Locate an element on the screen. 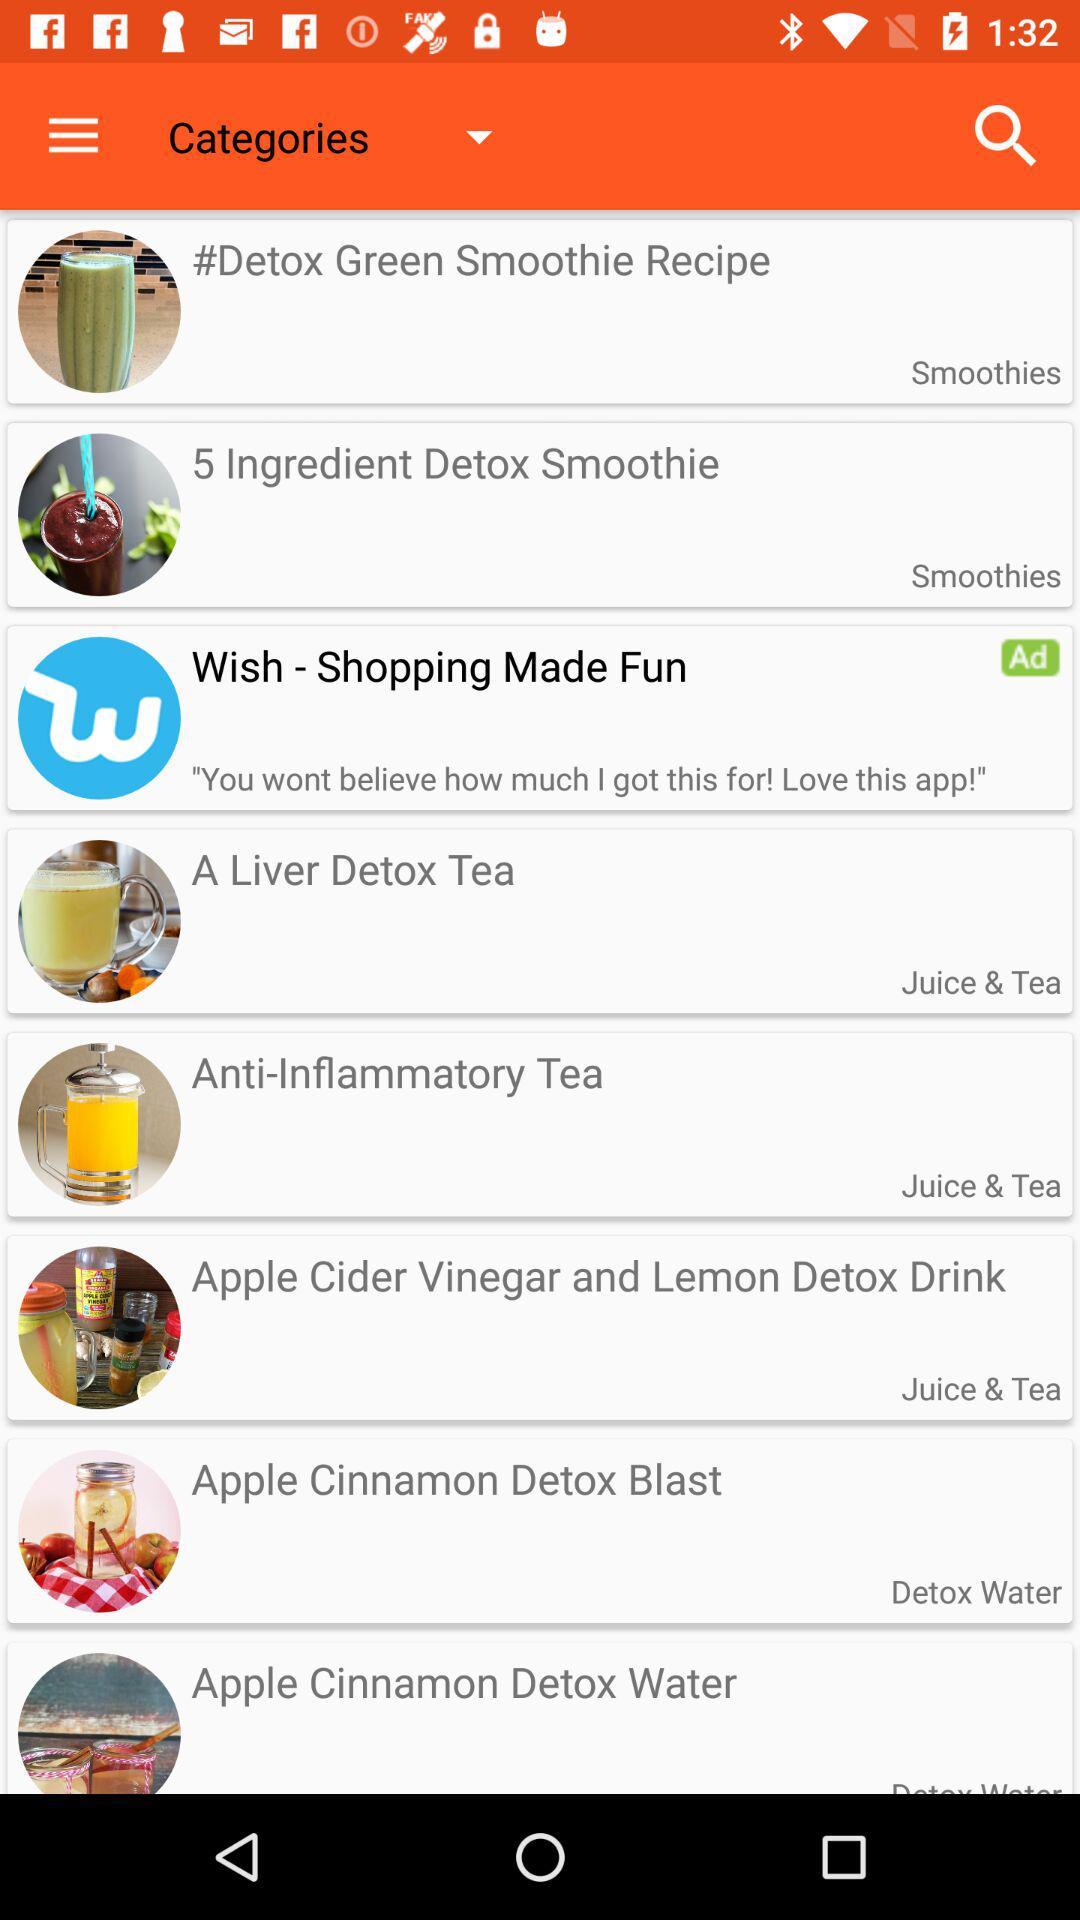  the item above the smoothies icon is located at coordinates (1006, 135).